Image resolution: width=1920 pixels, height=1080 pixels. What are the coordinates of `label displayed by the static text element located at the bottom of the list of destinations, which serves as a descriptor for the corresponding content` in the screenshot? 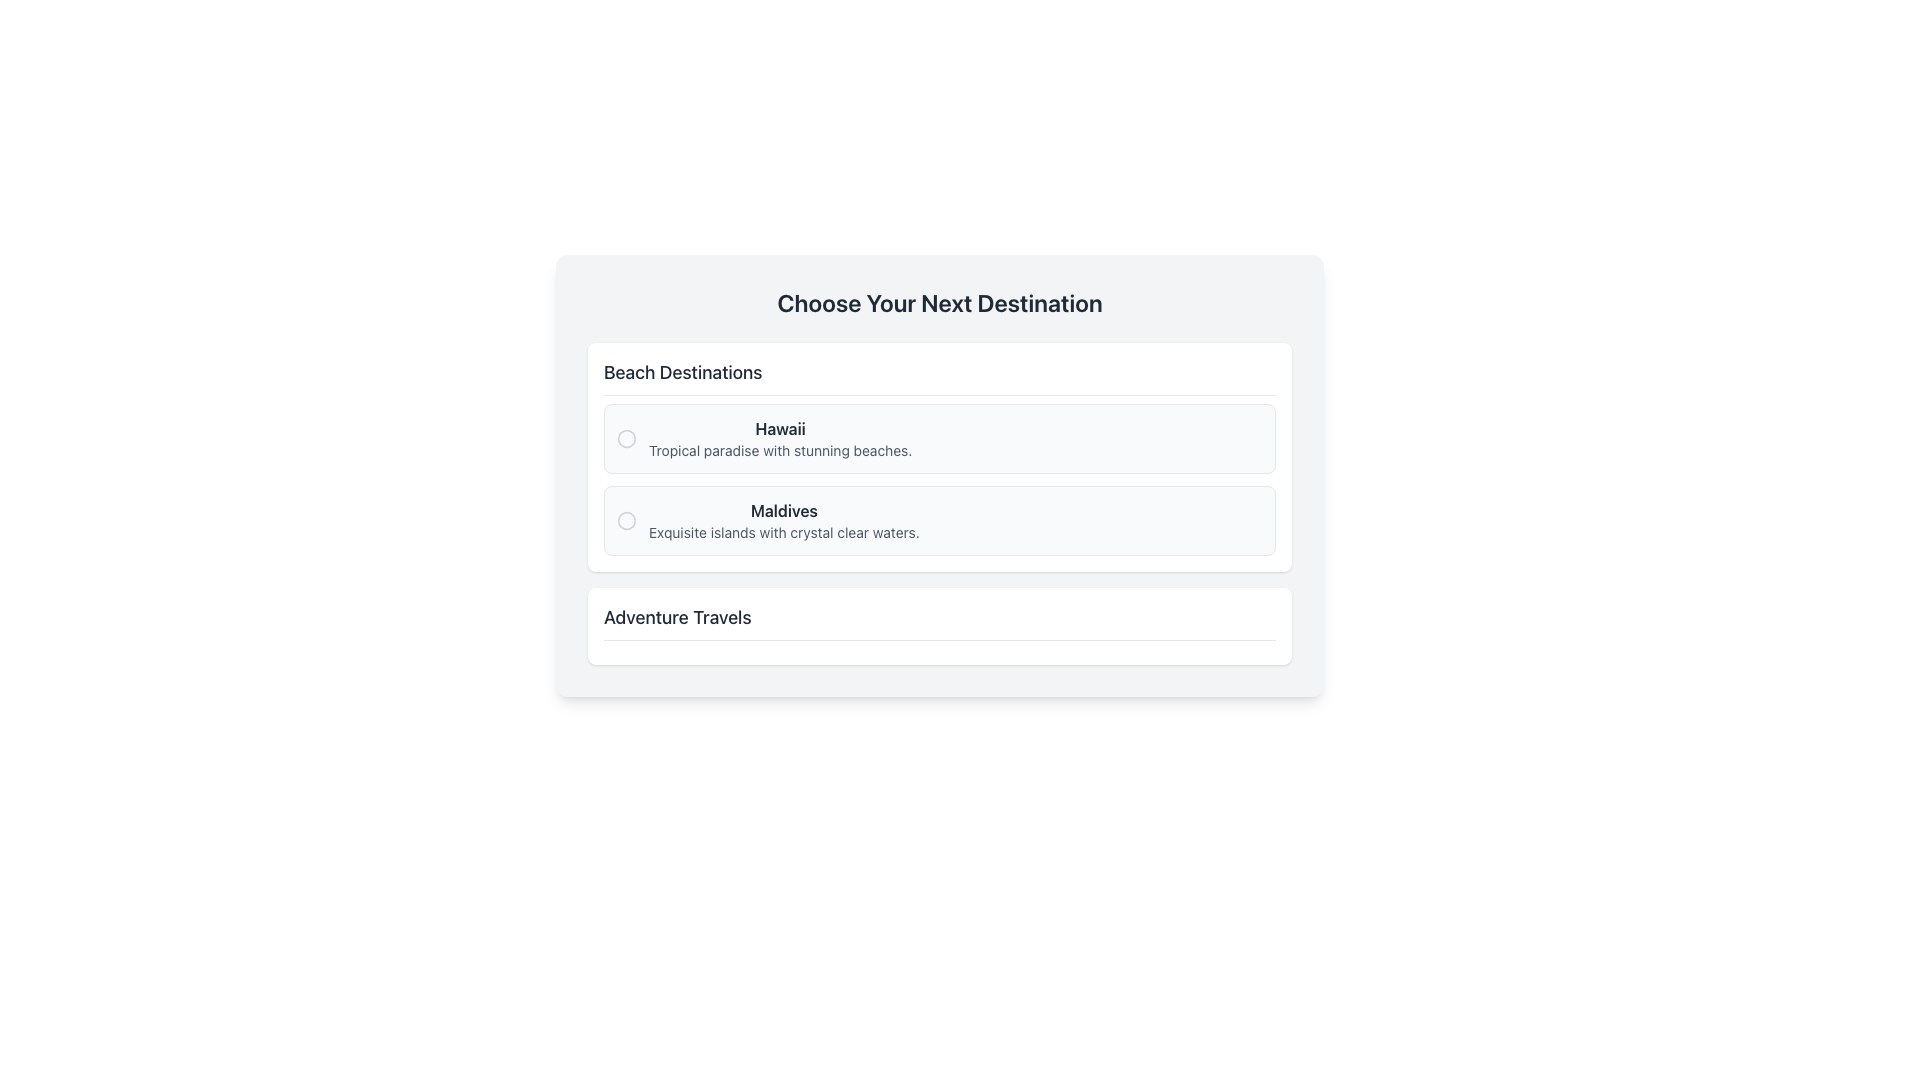 It's located at (677, 616).